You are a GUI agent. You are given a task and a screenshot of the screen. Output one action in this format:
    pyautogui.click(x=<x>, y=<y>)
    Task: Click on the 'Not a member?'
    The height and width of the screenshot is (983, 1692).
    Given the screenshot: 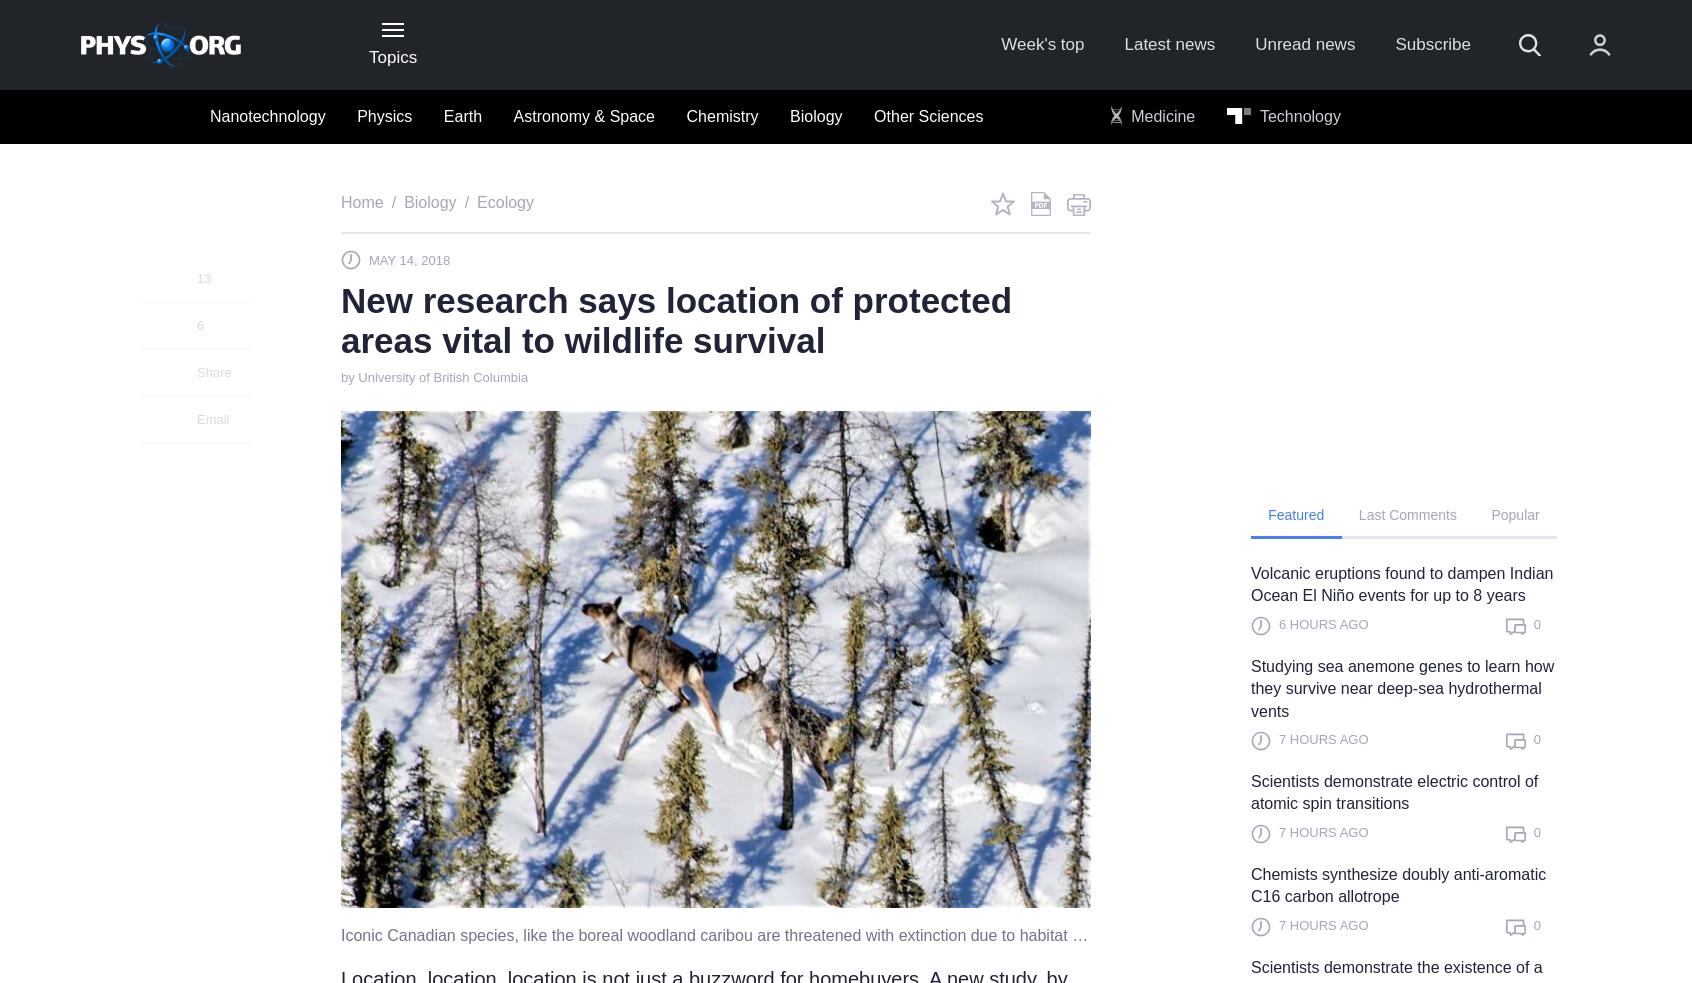 What is the action you would take?
    pyautogui.click(x=1341, y=465)
    